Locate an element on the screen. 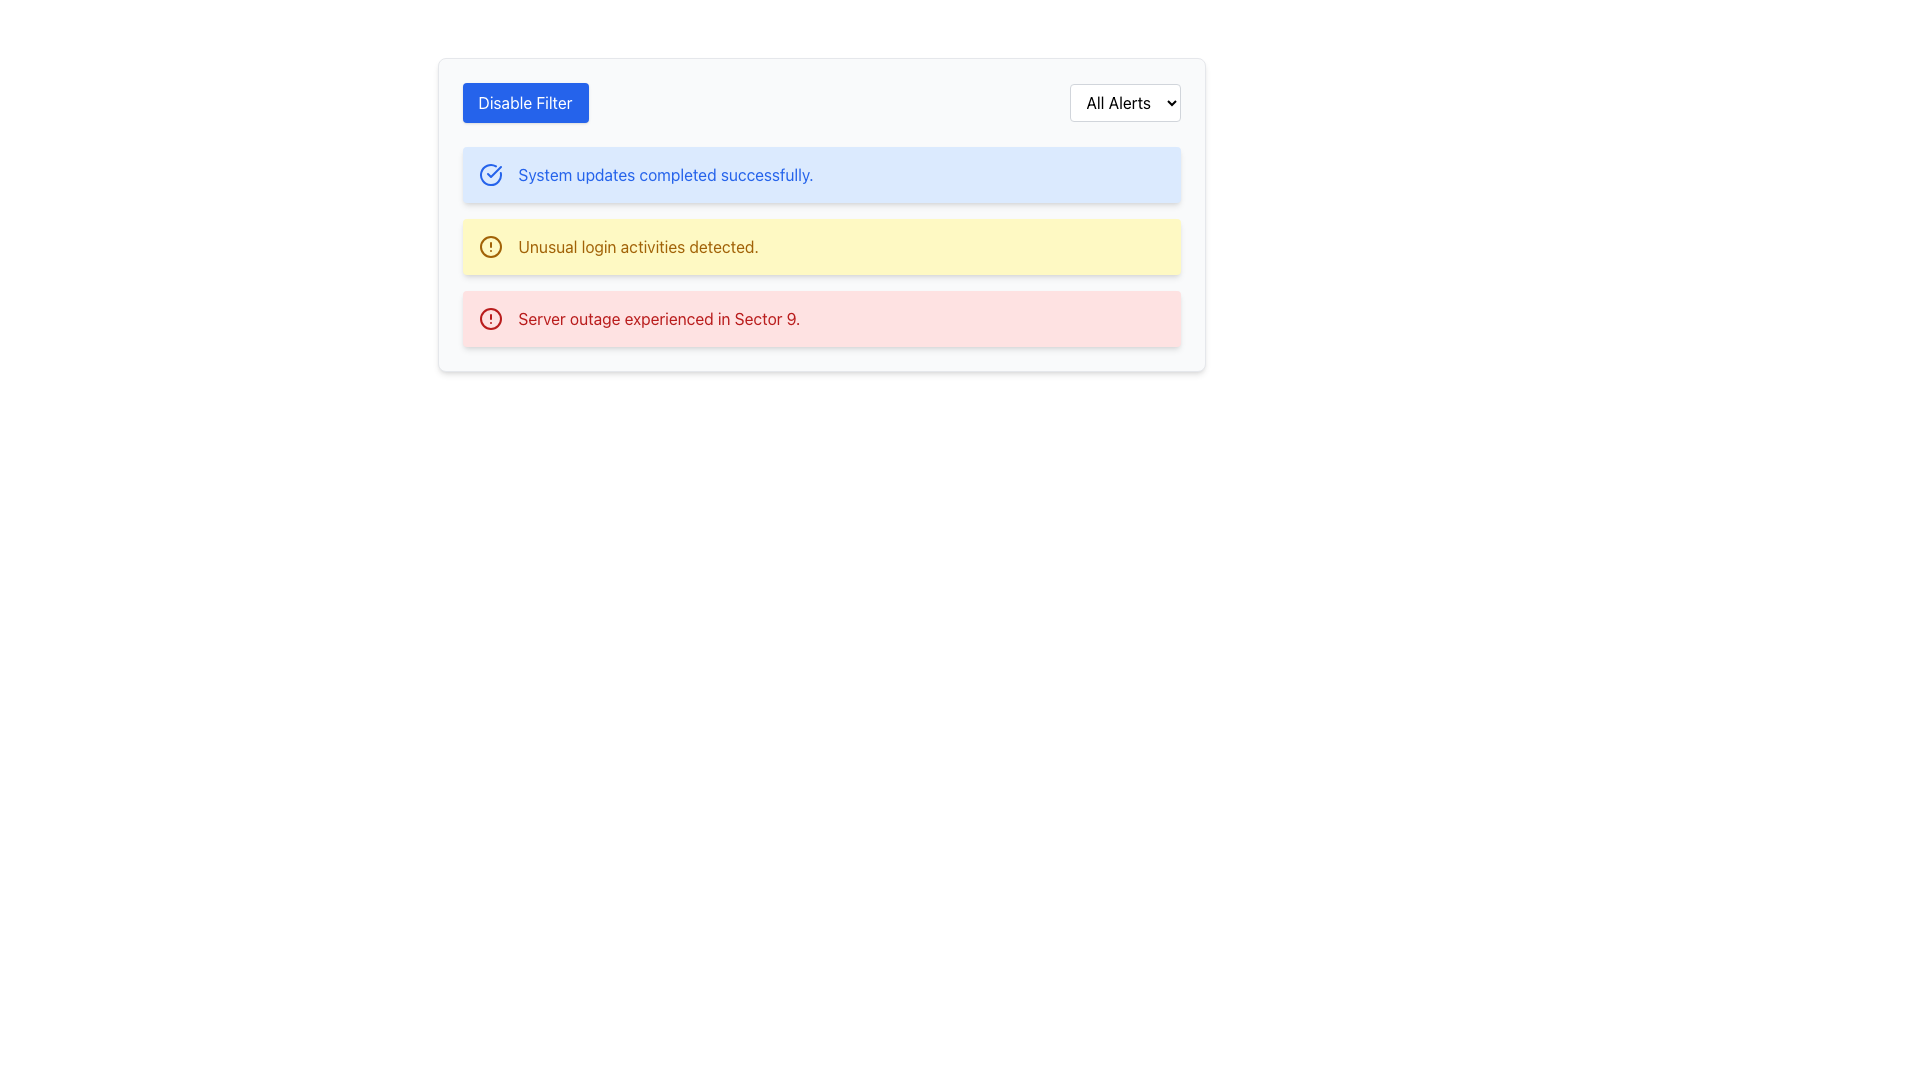 This screenshot has height=1080, width=1920. the checkmark icon on the Notification bar with a blue background is located at coordinates (821, 173).